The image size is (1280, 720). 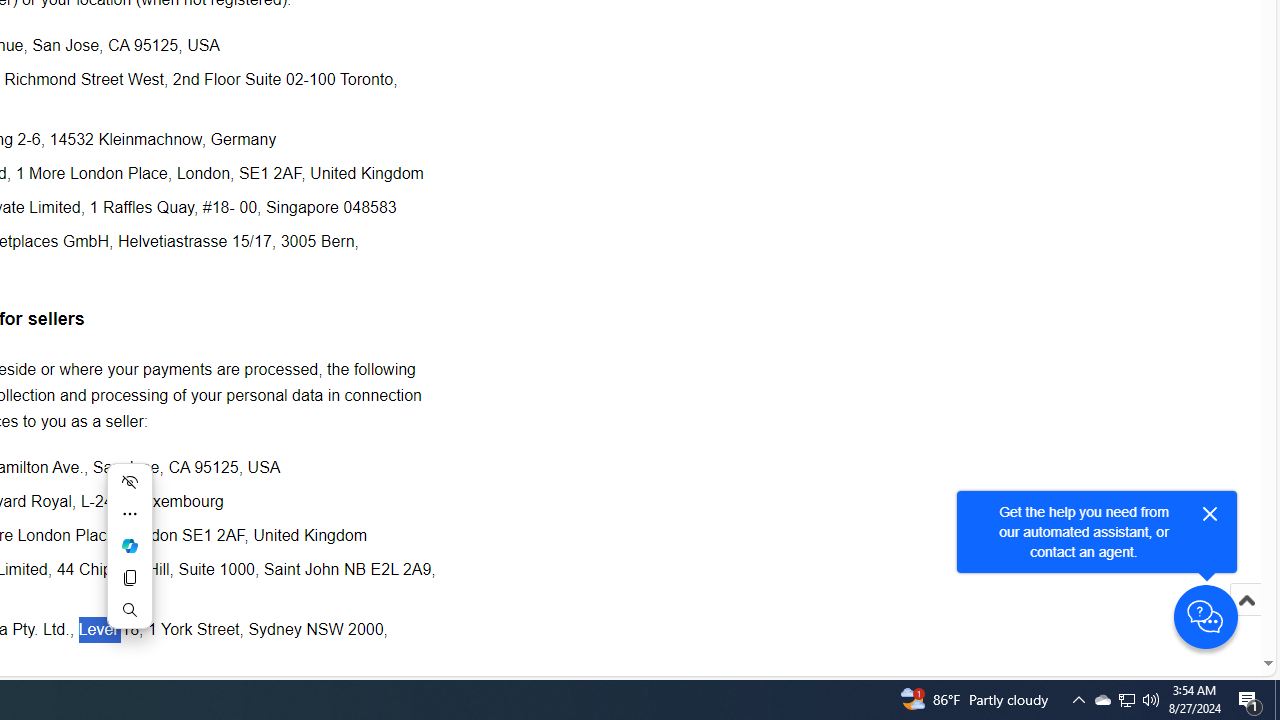 I want to click on 'Copy', so click(x=128, y=578).